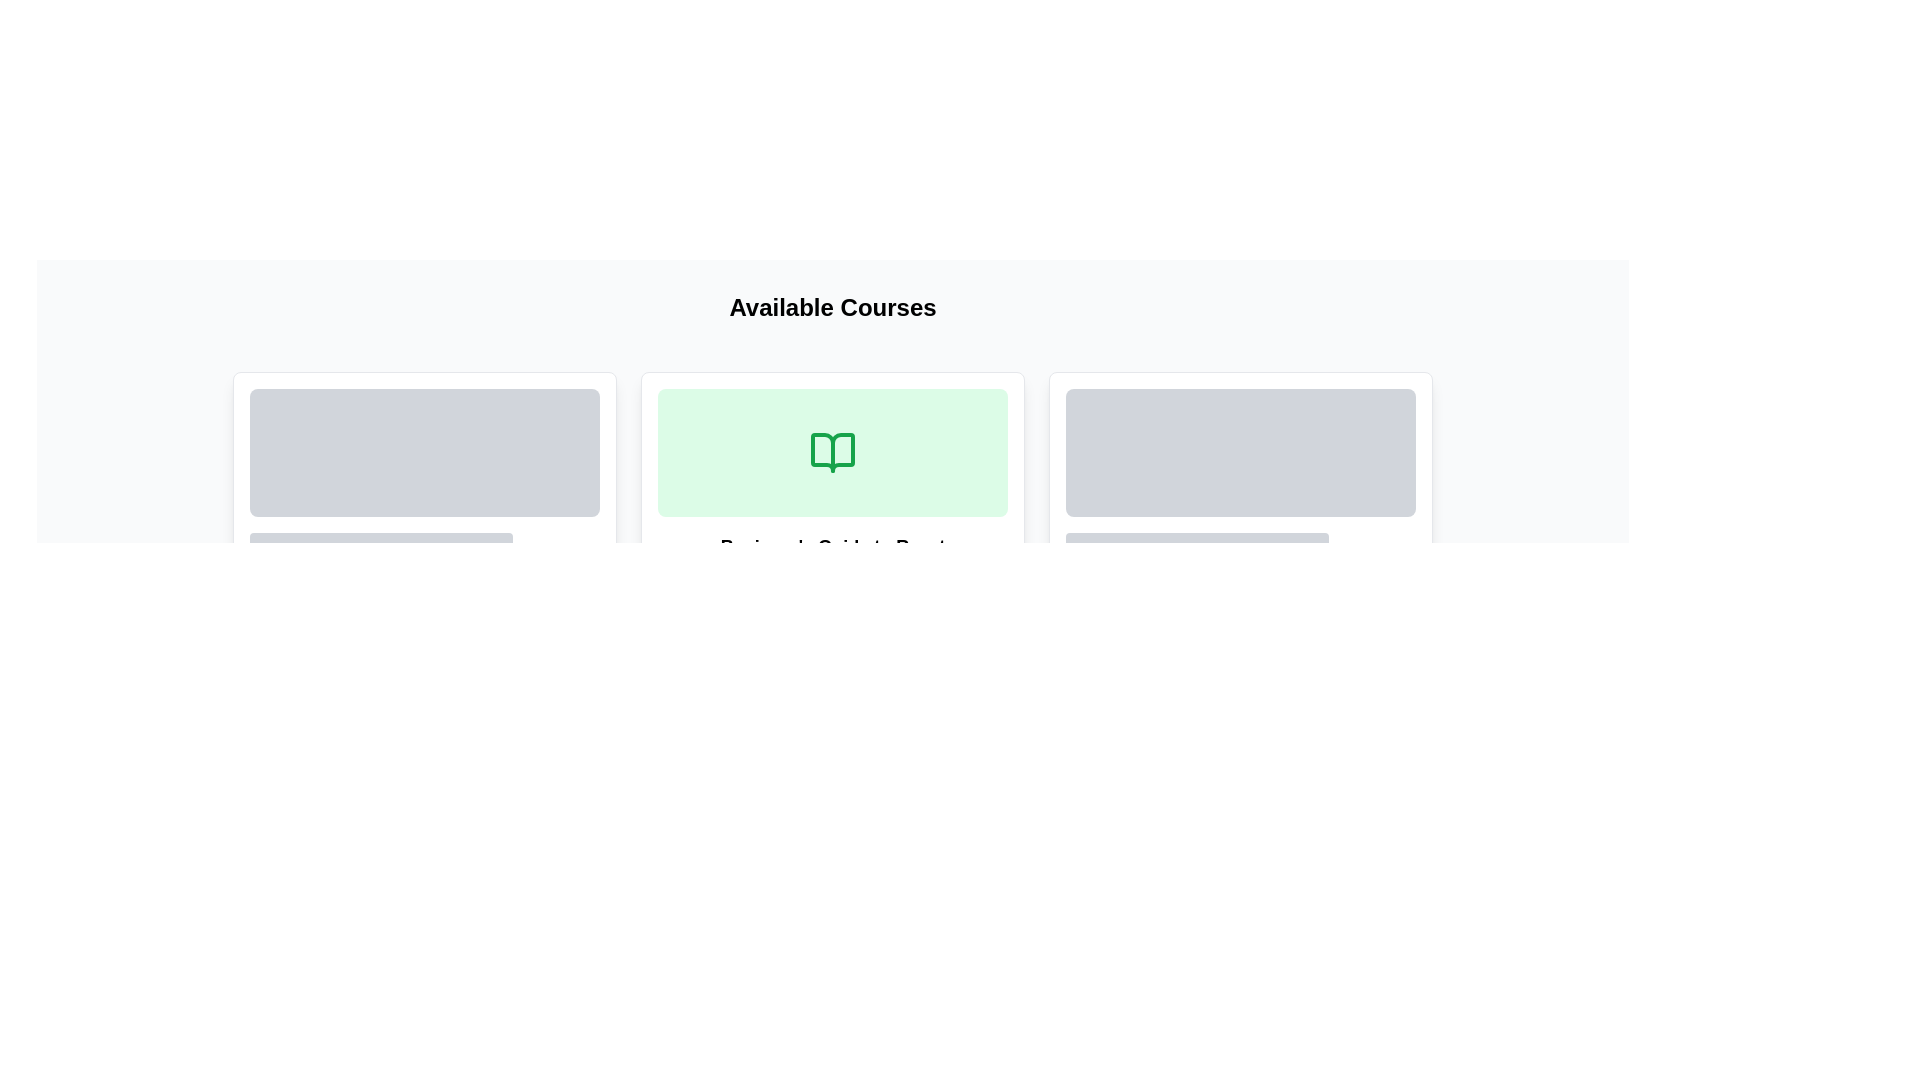 The height and width of the screenshot is (1080, 1920). Describe the element at coordinates (1240, 482) in the screenshot. I see `the Decorative Placeholder located at the top of the third card from the left in a horizontally-aligned series of cards` at that location.